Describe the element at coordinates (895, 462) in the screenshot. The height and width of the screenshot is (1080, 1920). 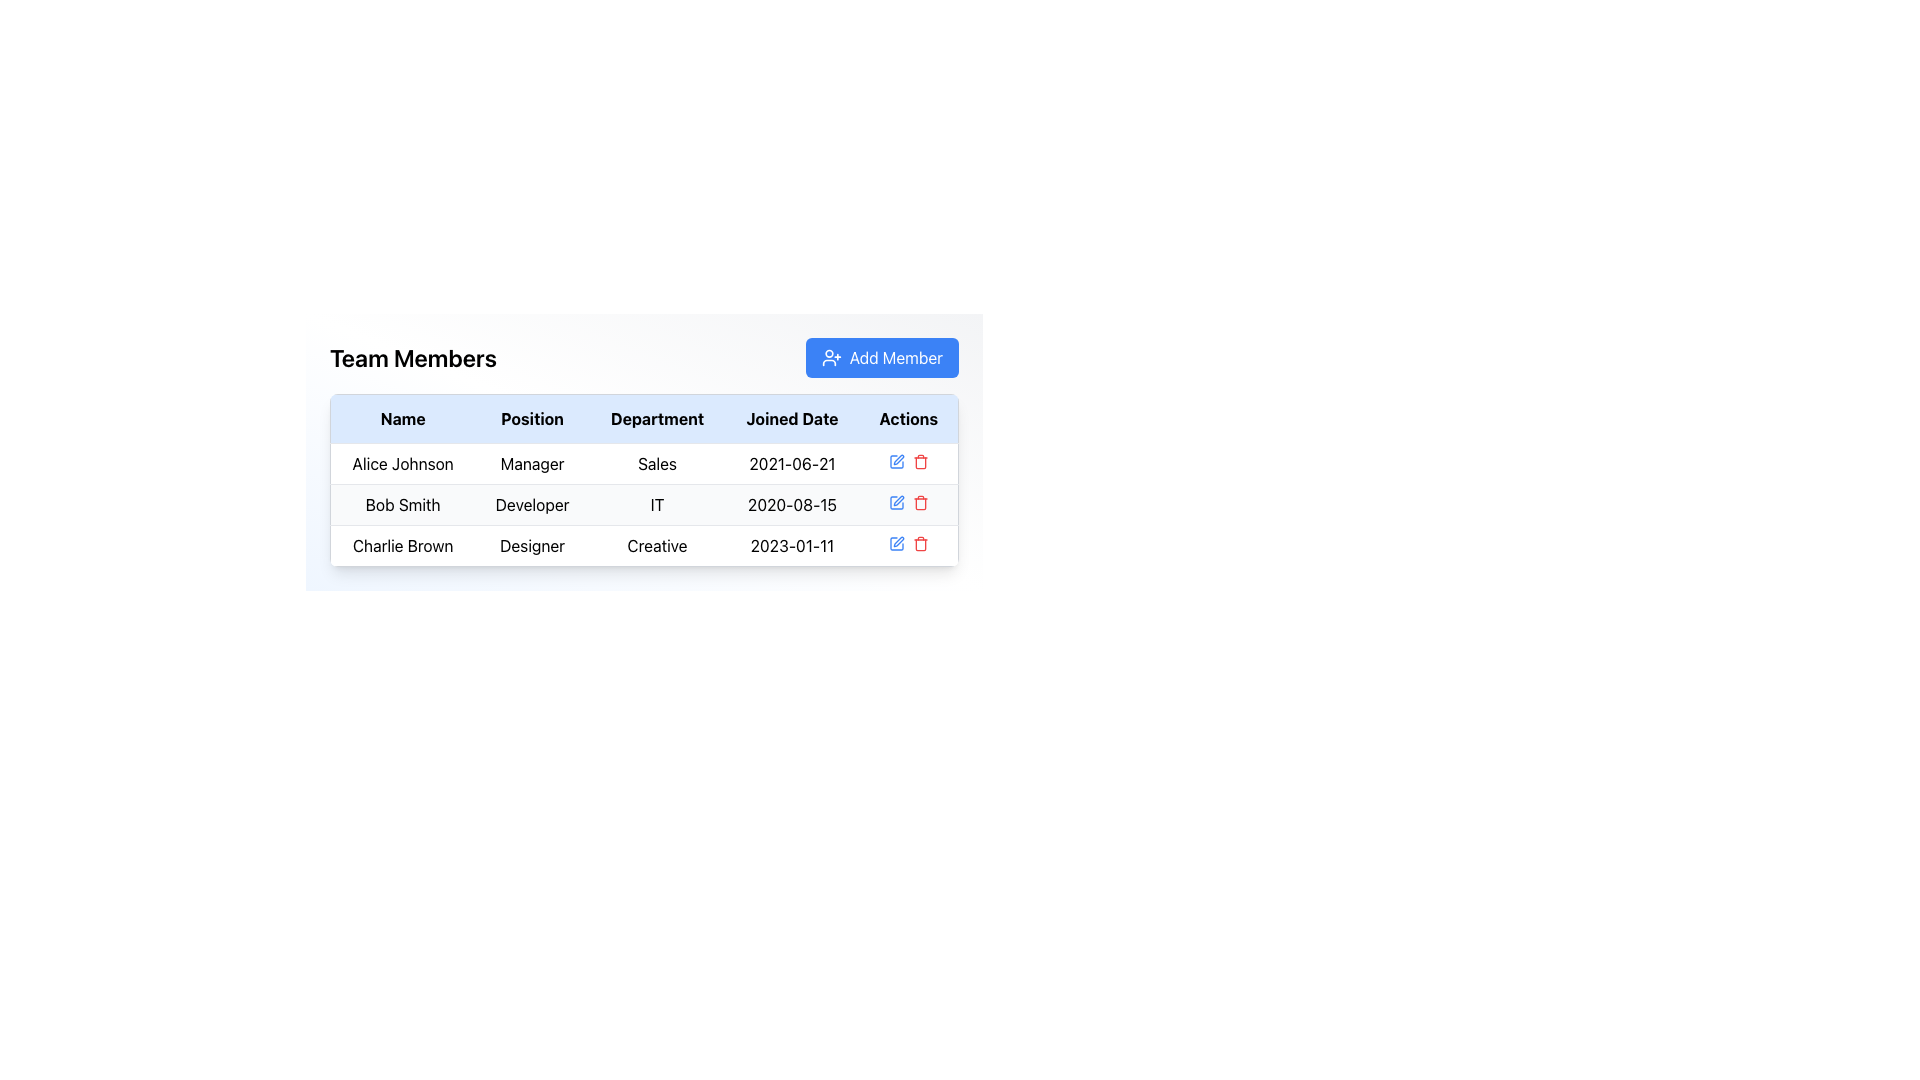
I see `the interactive blue pen icon located in the 'Actions' column of the first row of the table under 'Team Members', positioned to the left of the red trash icon` at that location.